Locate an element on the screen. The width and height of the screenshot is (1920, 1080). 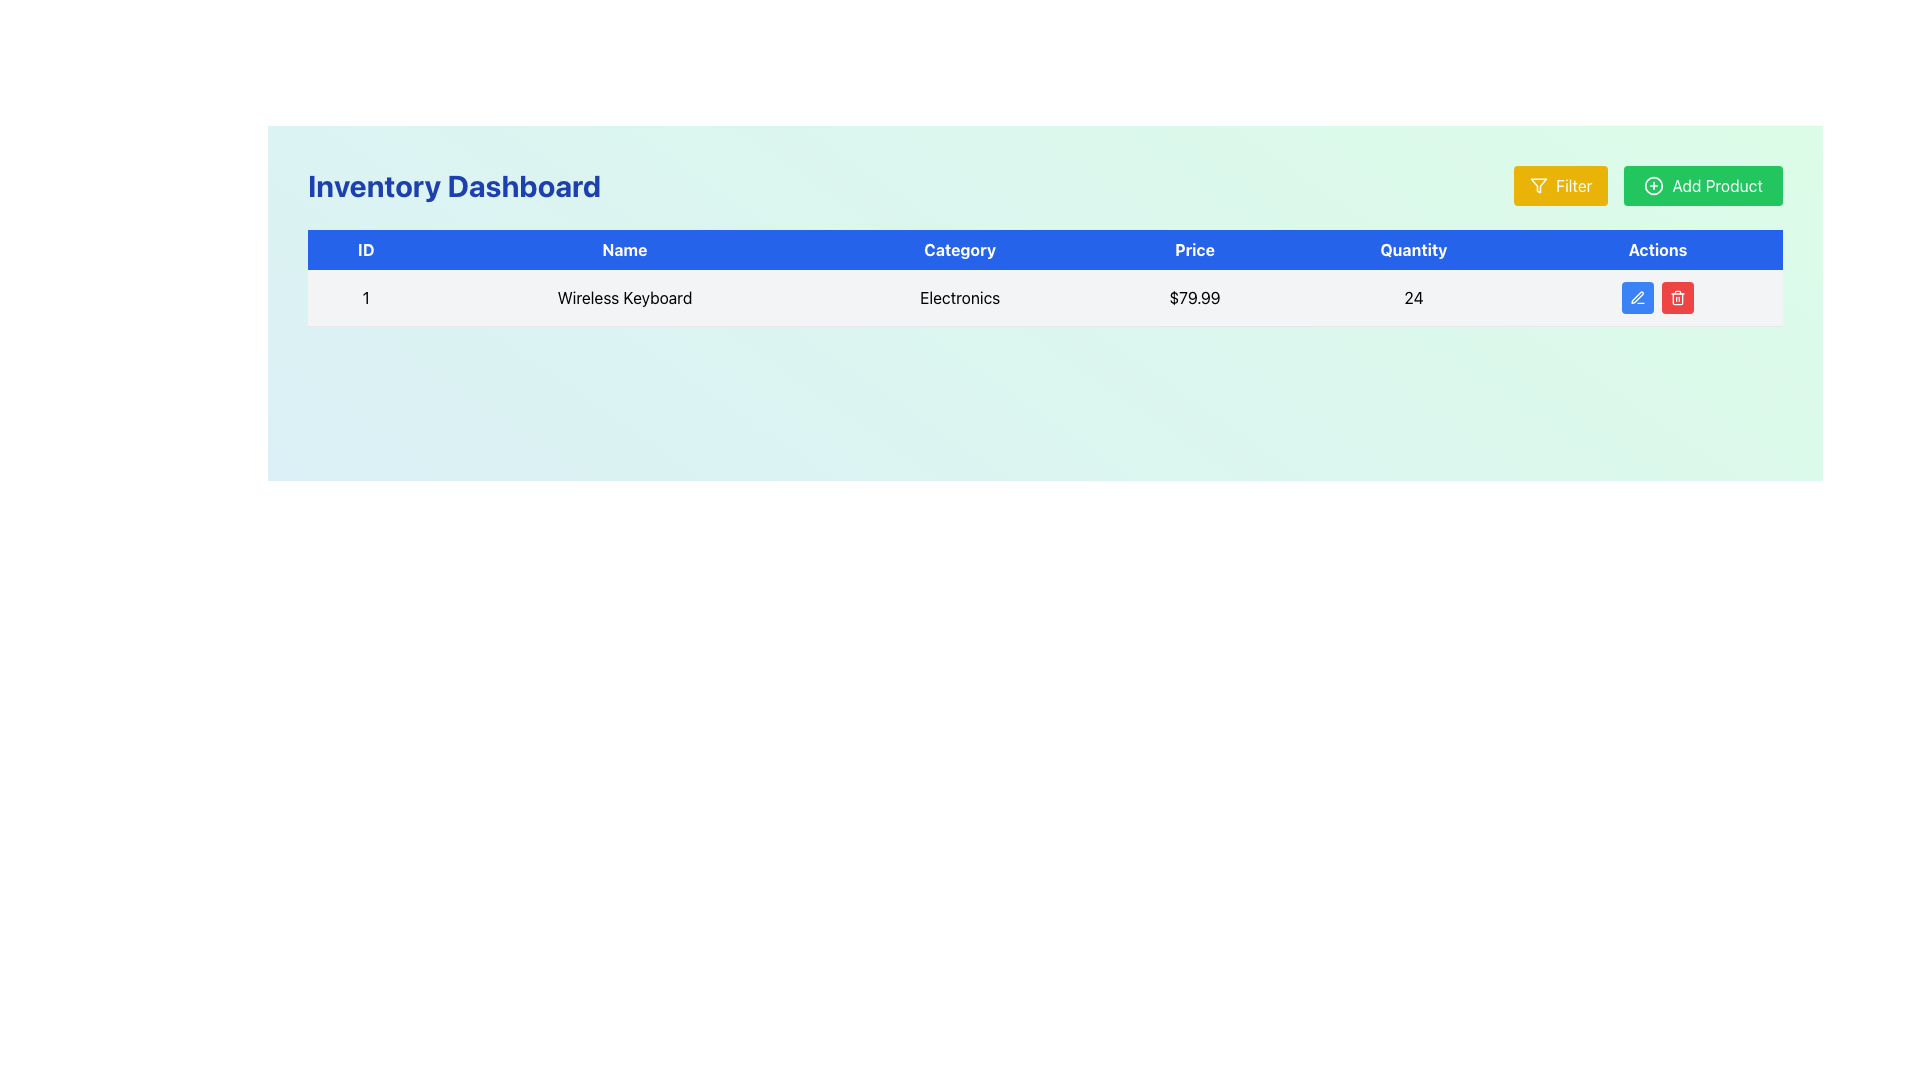
the text content of the price element displaying '$79.99' for the product 'Wireless Keyboard' located in the 'Price' column is located at coordinates (1195, 298).